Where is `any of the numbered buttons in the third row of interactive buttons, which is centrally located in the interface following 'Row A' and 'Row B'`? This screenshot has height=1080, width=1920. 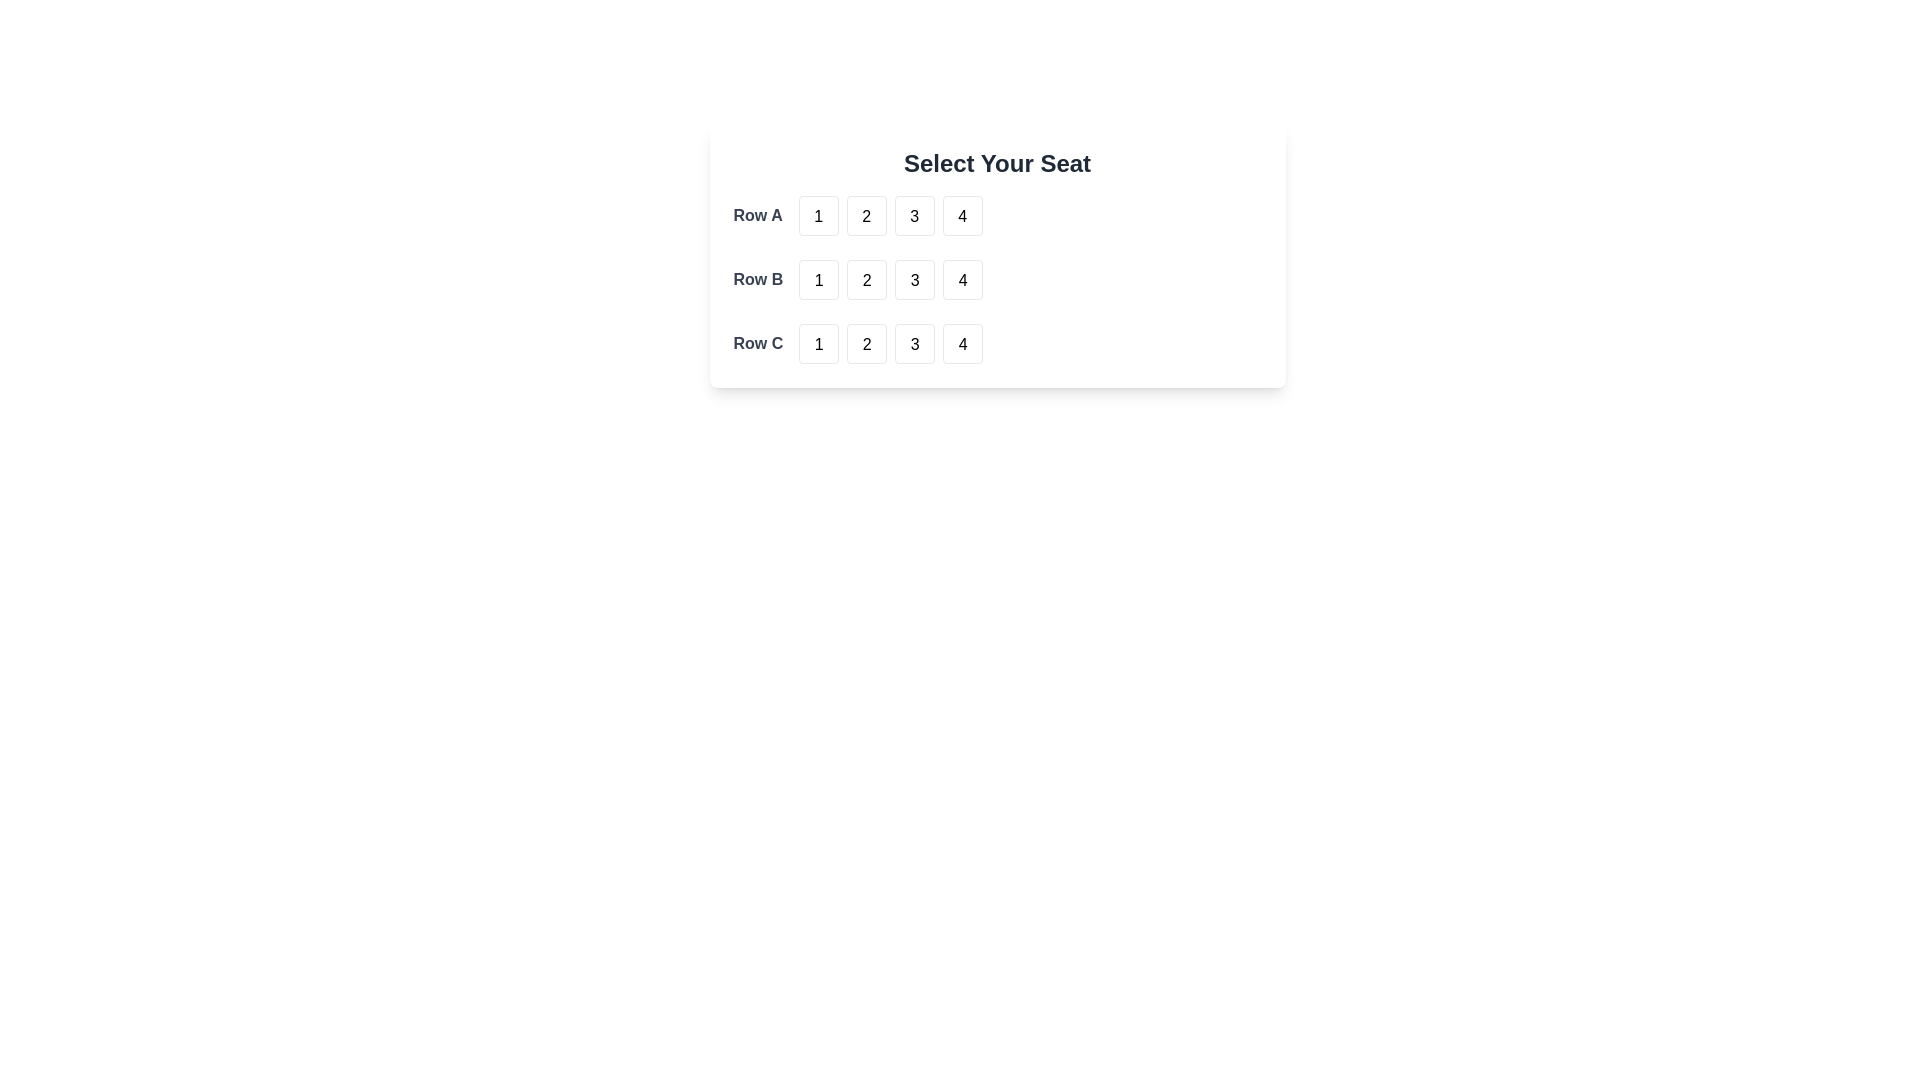 any of the numbered buttons in the third row of interactive buttons, which is centrally located in the interface following 'Row A' and 'Row B' is located at coordinates (997, 342).